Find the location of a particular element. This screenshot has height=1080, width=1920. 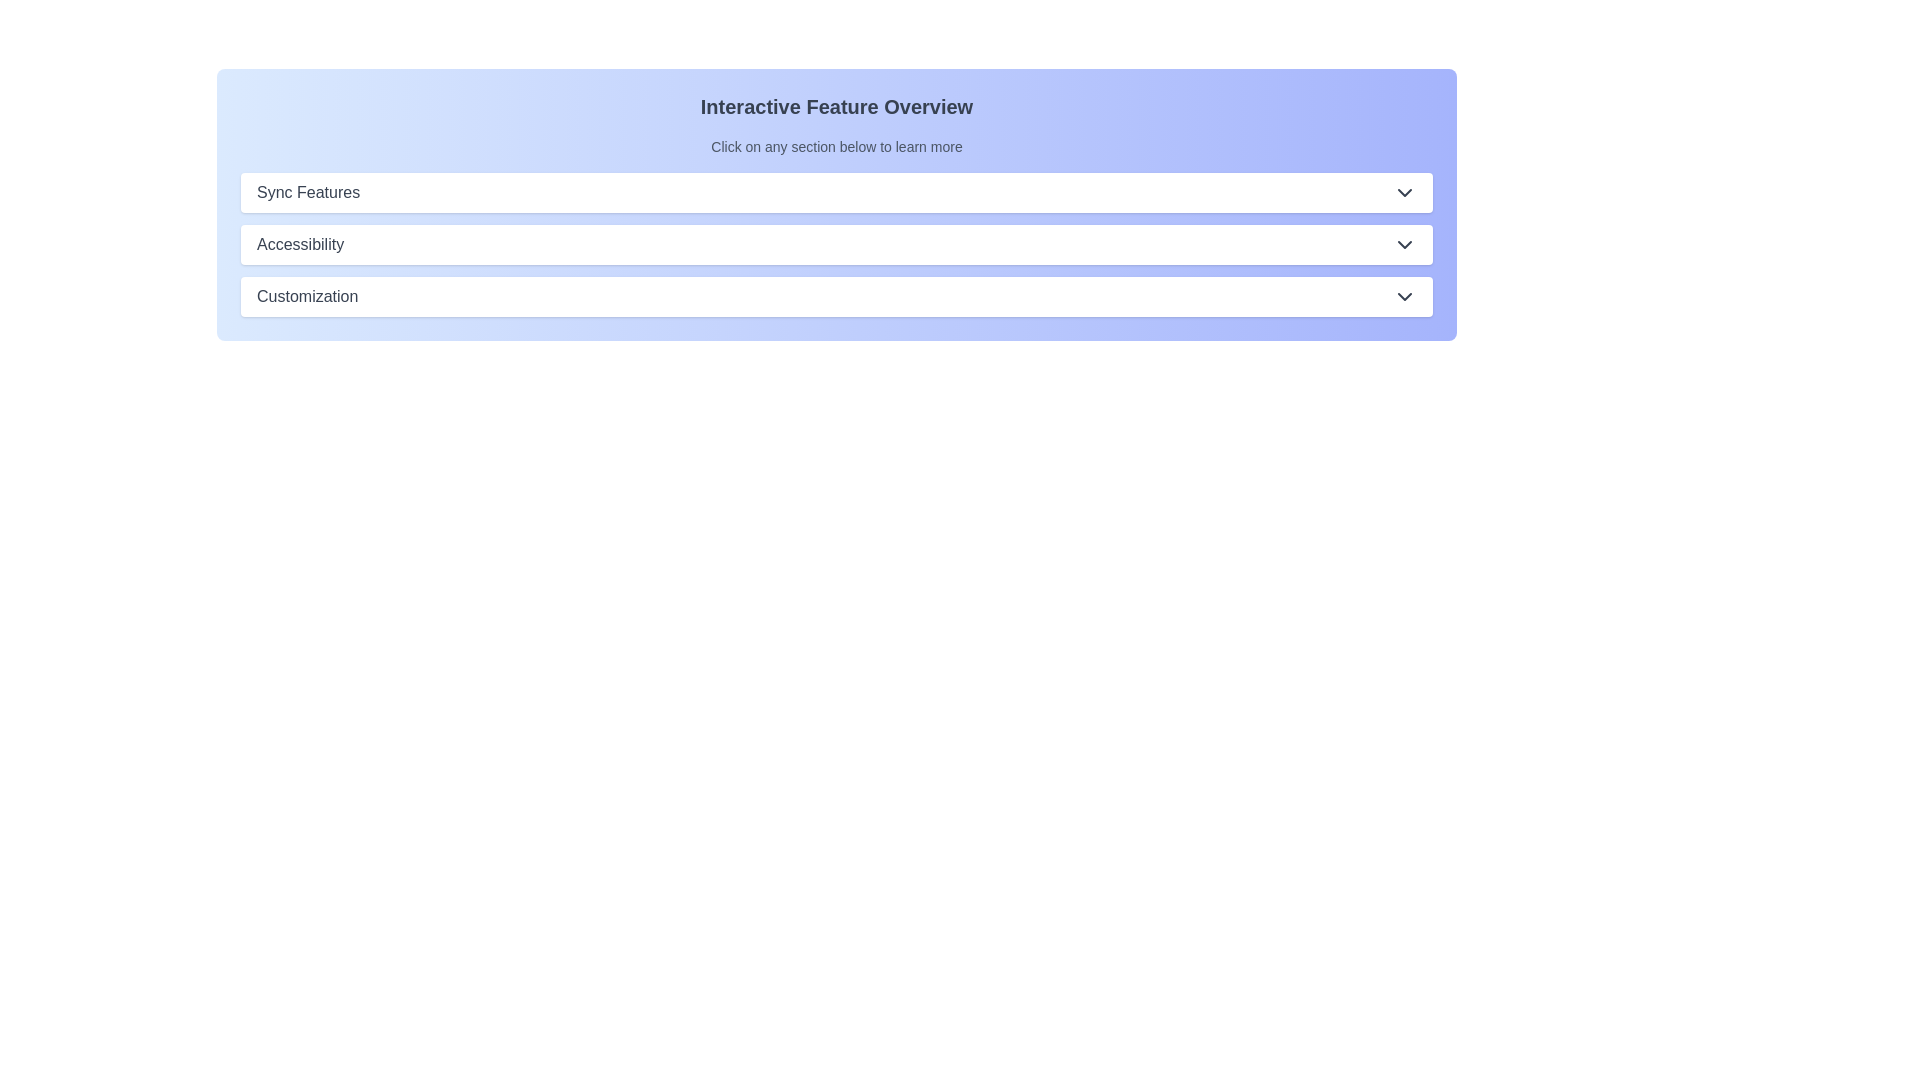

text label displaying 'Sync Features', which is styled in a modern sans-serif font and is located inside the first collapsible section of the interface is located at coordinates (307, 192).